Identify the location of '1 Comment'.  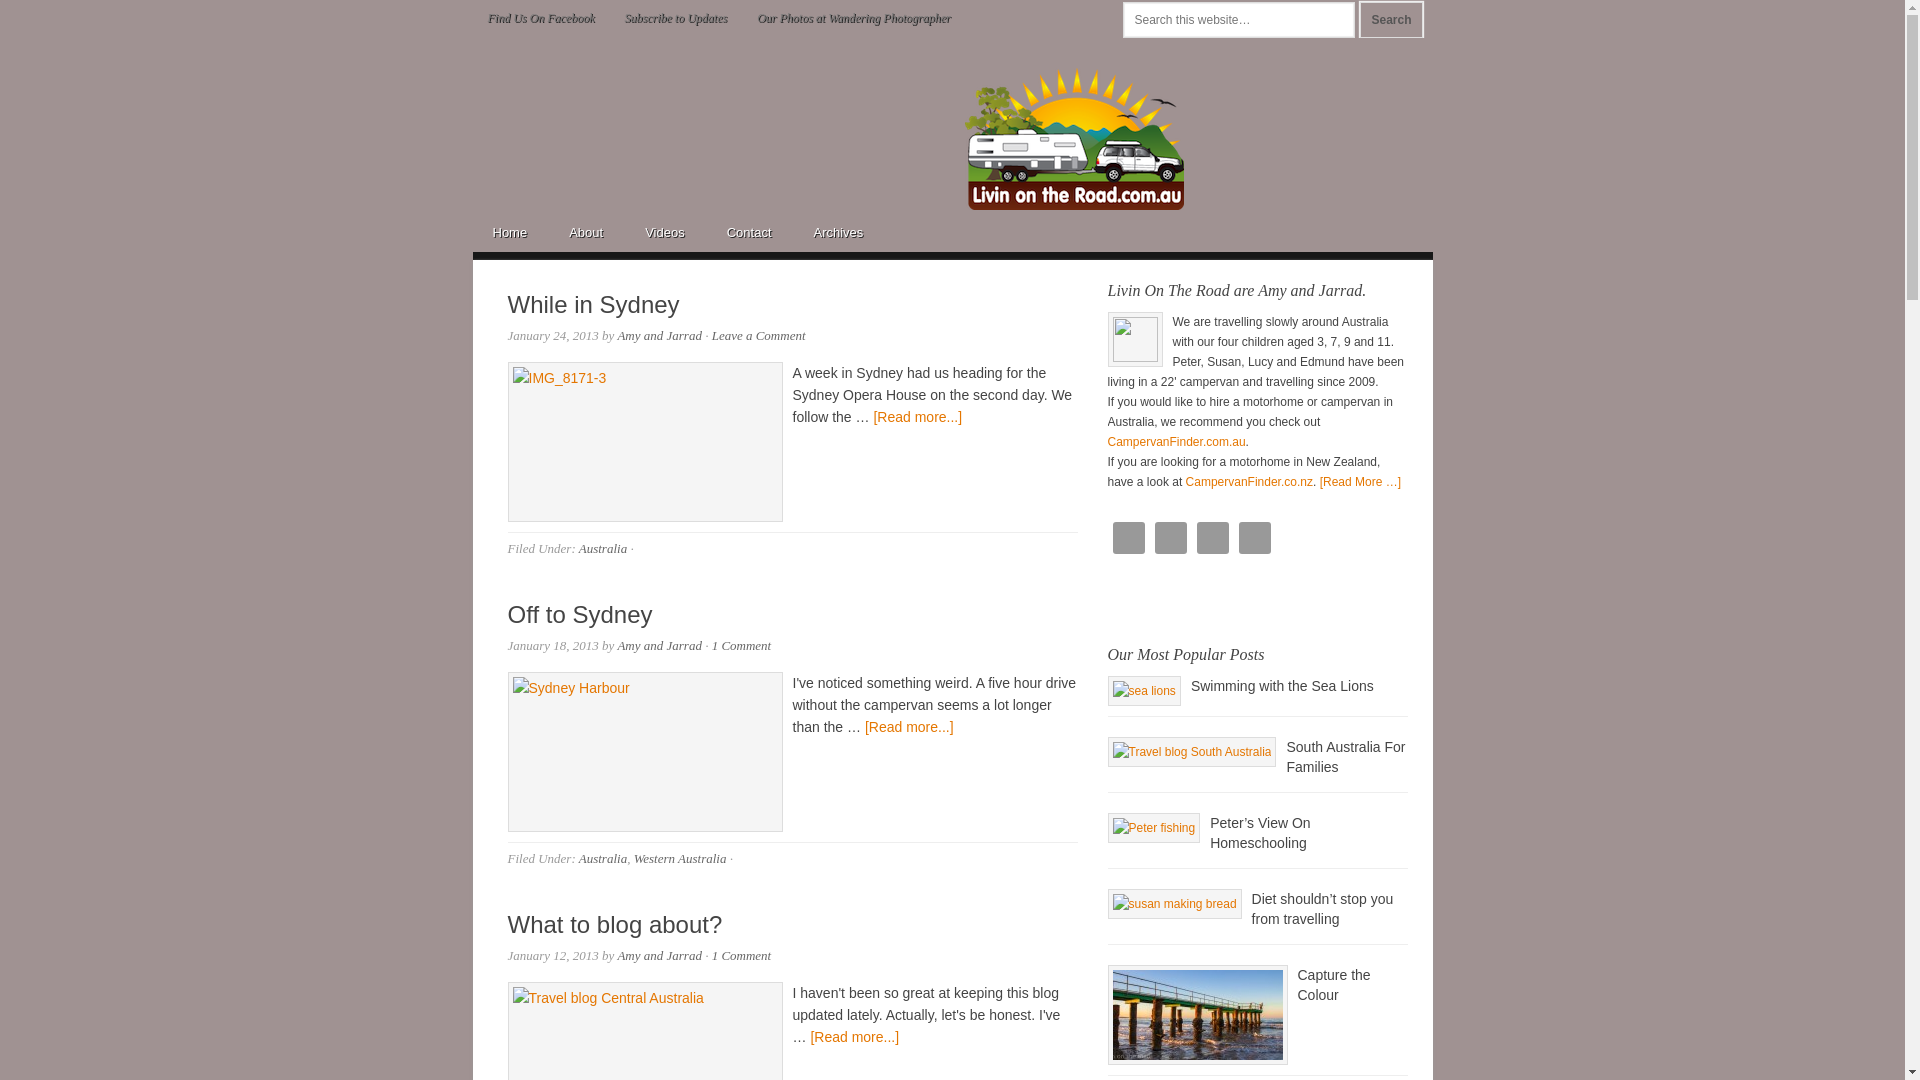
(741, 645).